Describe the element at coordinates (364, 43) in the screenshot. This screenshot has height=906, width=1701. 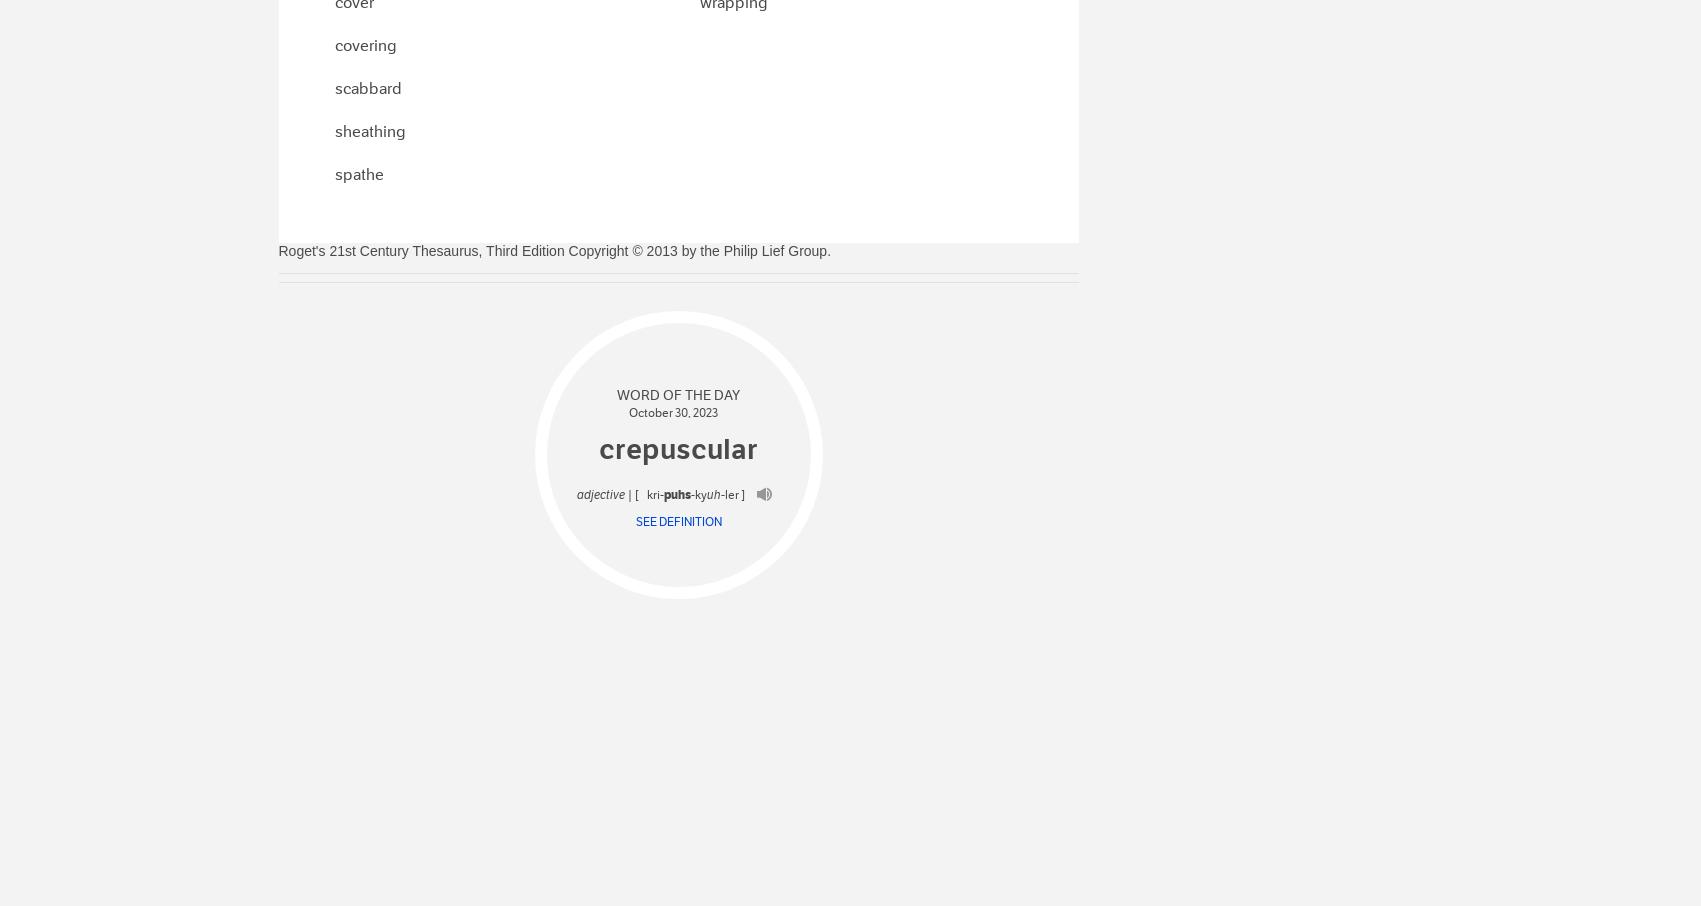
I see `'covering'` at that location.